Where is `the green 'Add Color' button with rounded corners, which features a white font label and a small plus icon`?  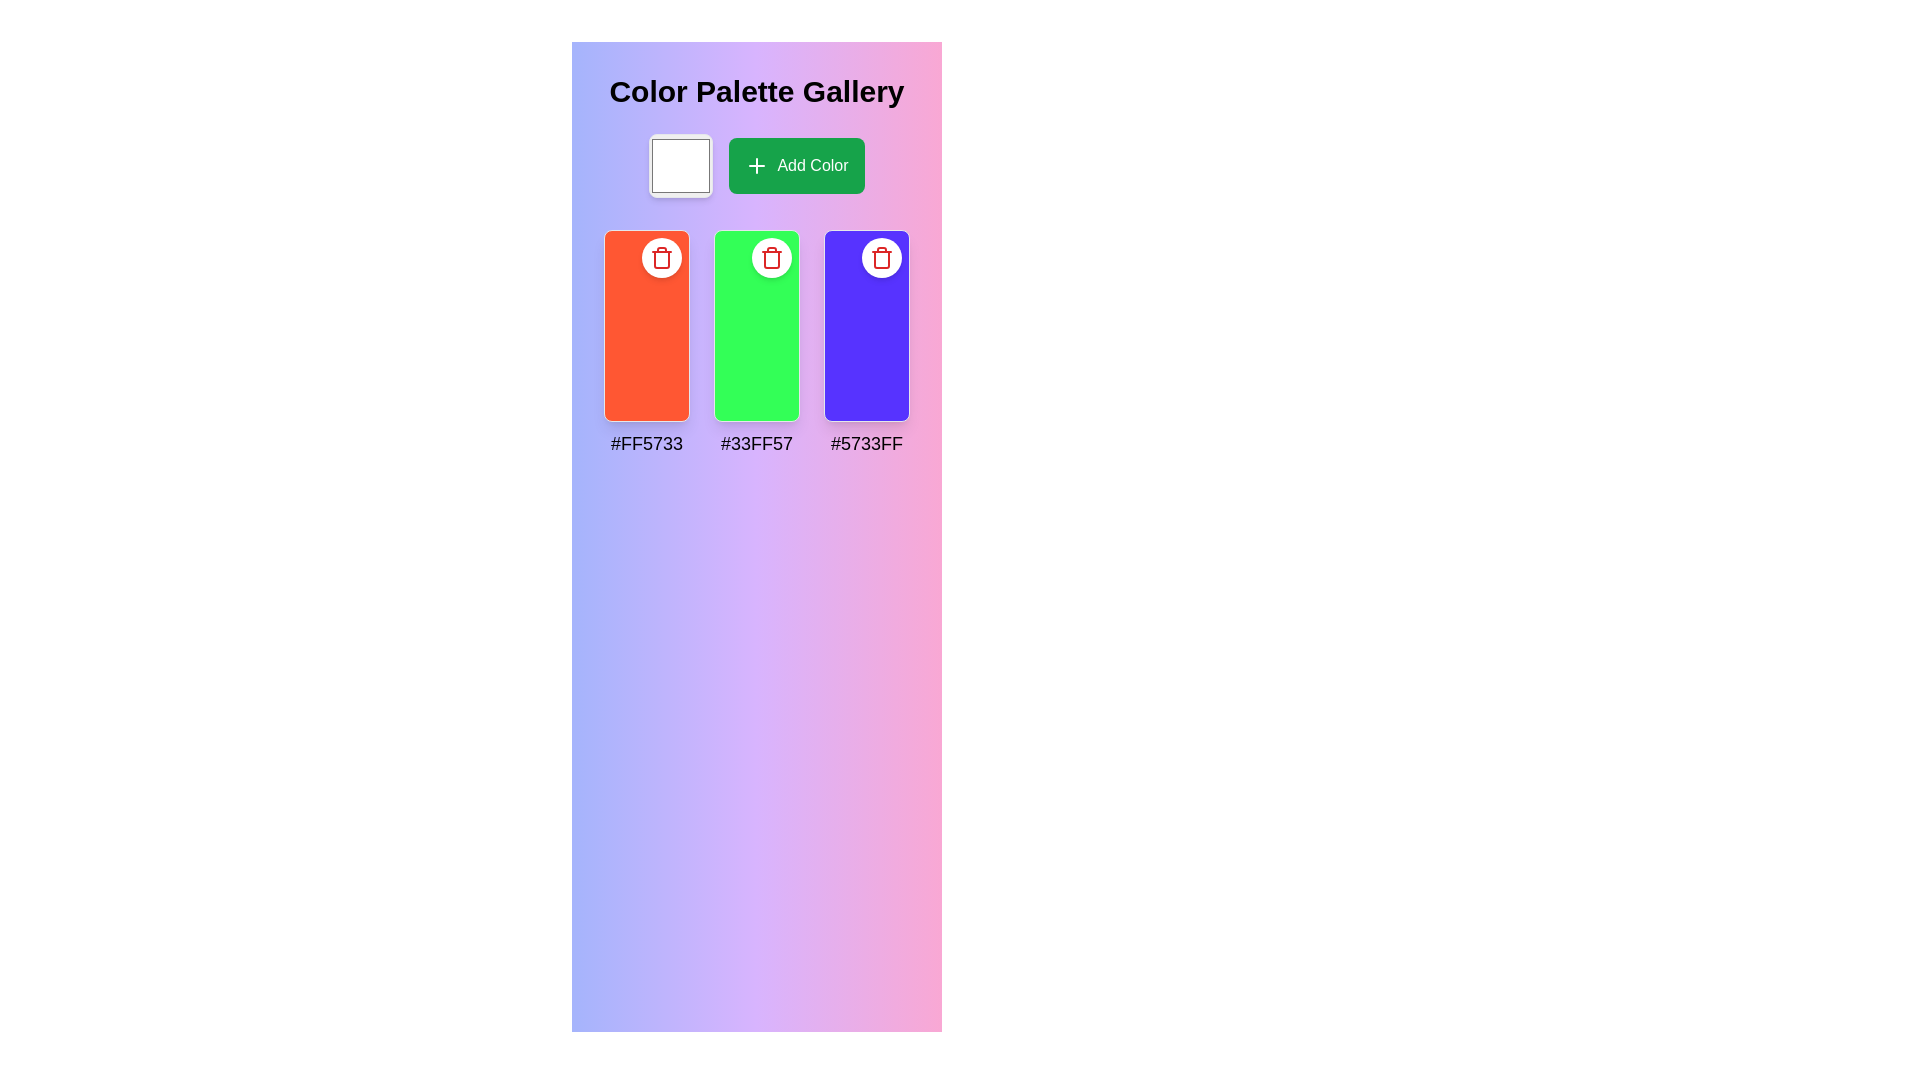 the green 'Add Color' button with rounded corners, which features a white font label and a small plus icon is located at coordinates (756, 164).